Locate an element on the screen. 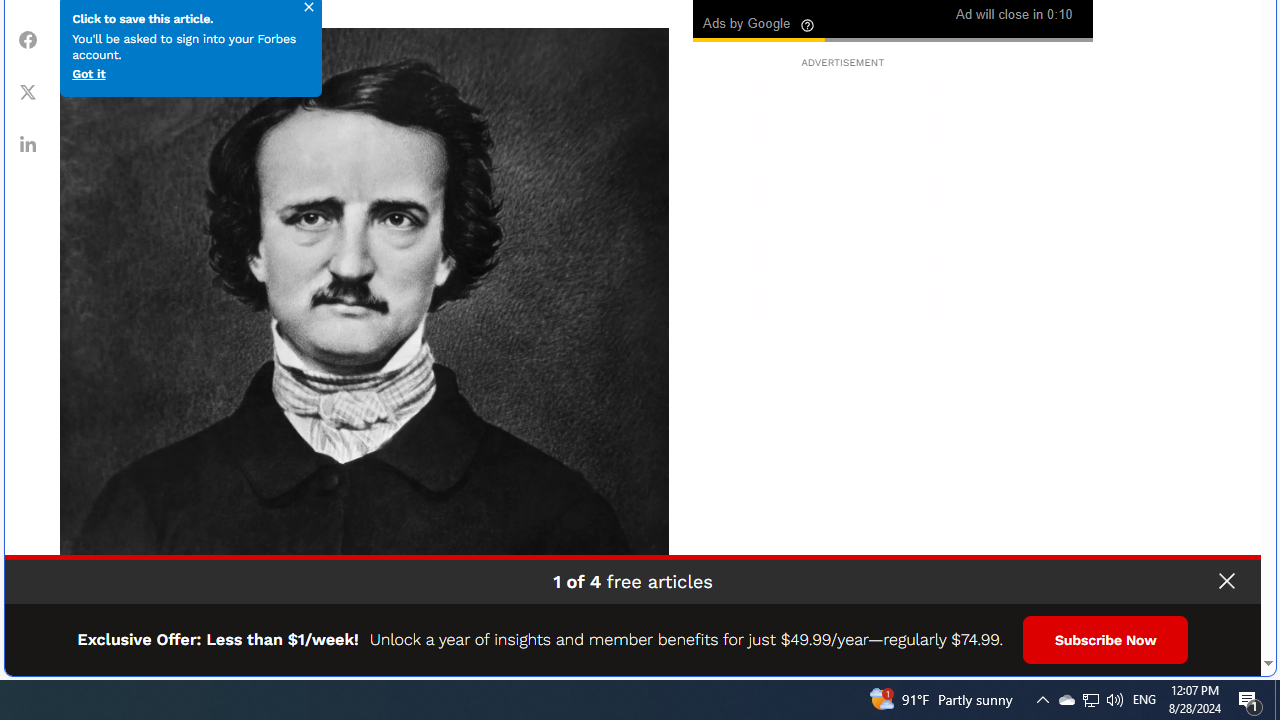  'Class: fs-icon fs-icon--xCorp' is located at coordinates (28, 91).